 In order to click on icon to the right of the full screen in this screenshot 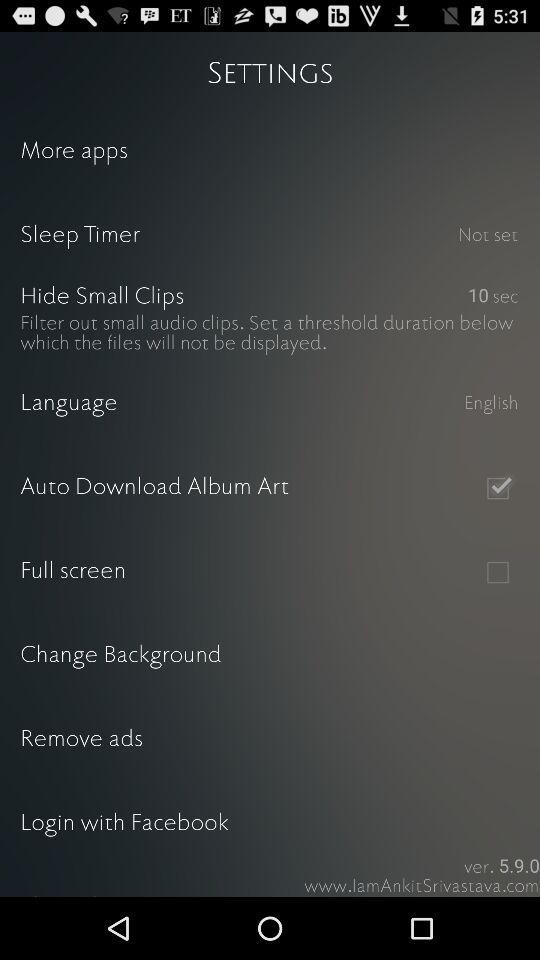, I will do `click(496, 572)`.